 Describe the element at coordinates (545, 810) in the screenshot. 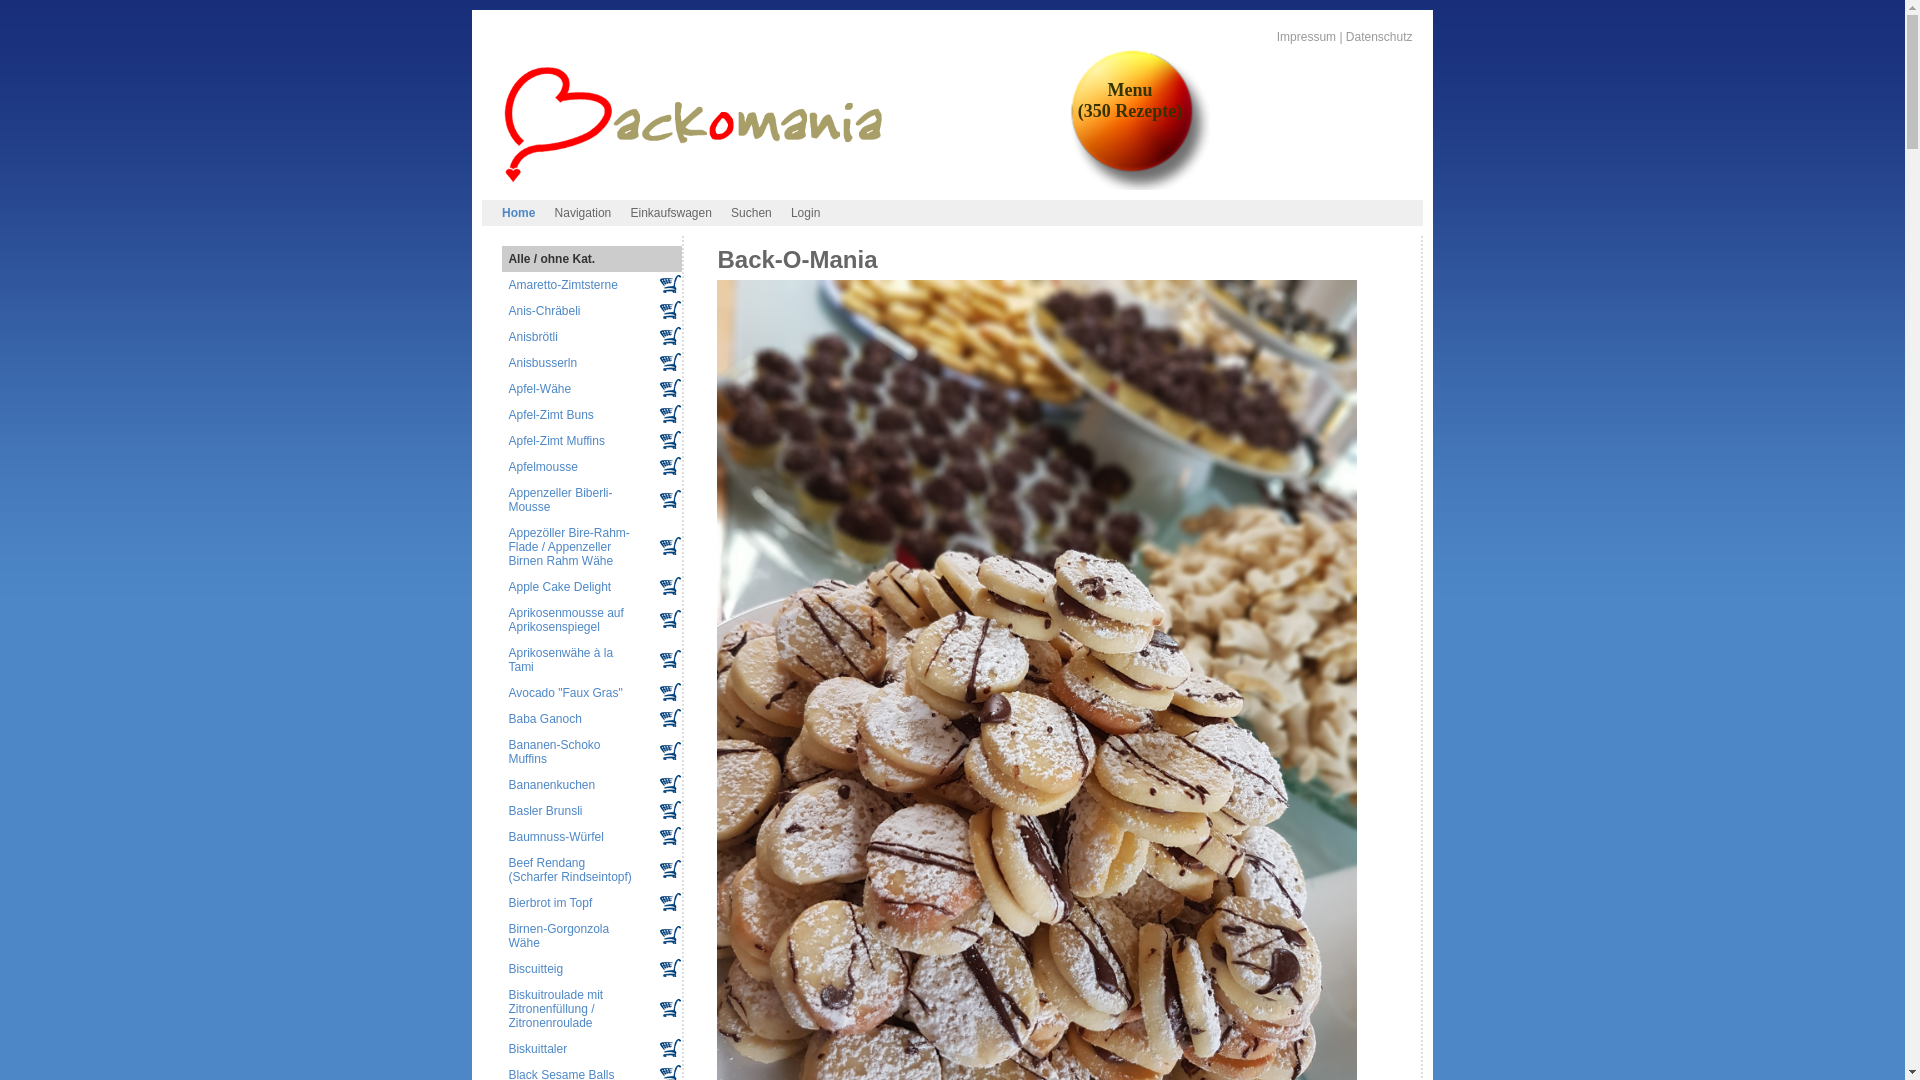

I see `'Basler Brunsli'` at that location.